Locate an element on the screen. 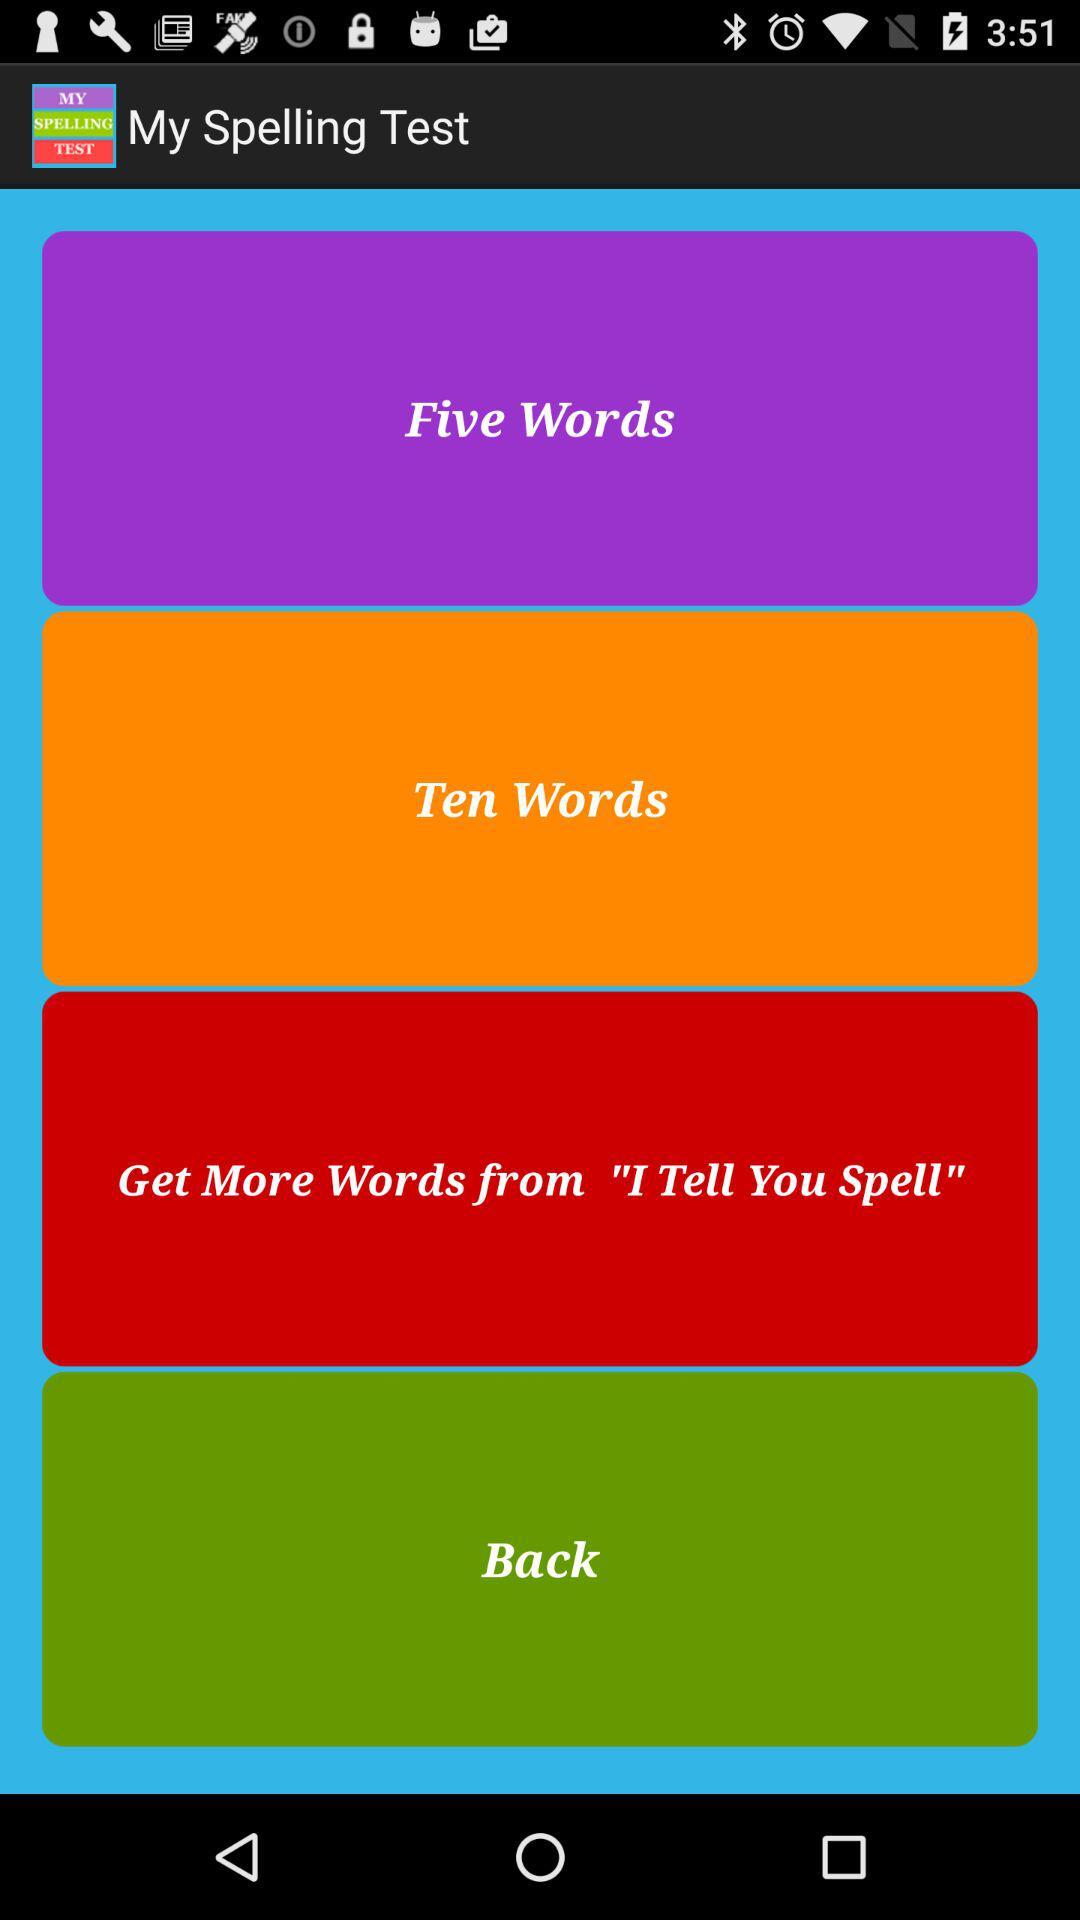 The height and width of the screenshot is (1920, 1080). item above the back button is located at coordinates (540, 1179).